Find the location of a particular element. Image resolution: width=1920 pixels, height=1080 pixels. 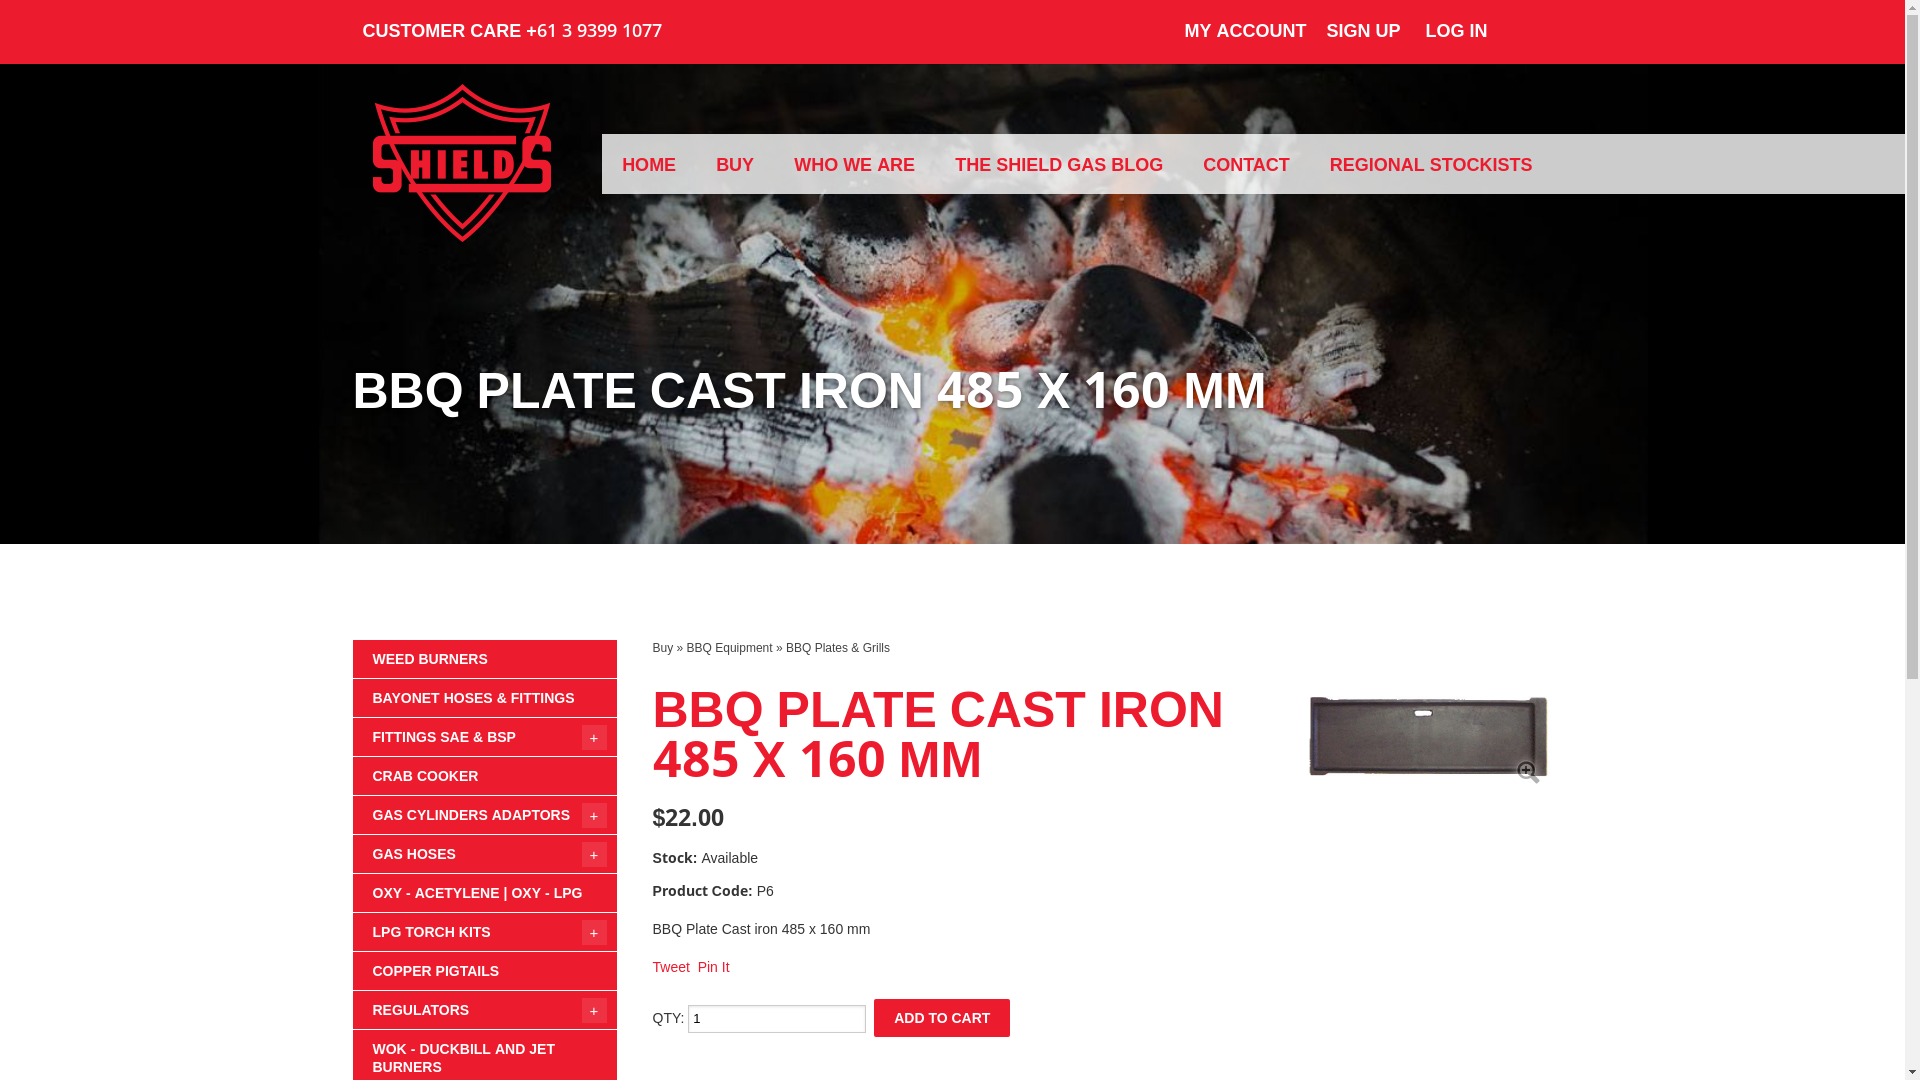

'BBQ Equipment' is located at coordinates (686, 648).